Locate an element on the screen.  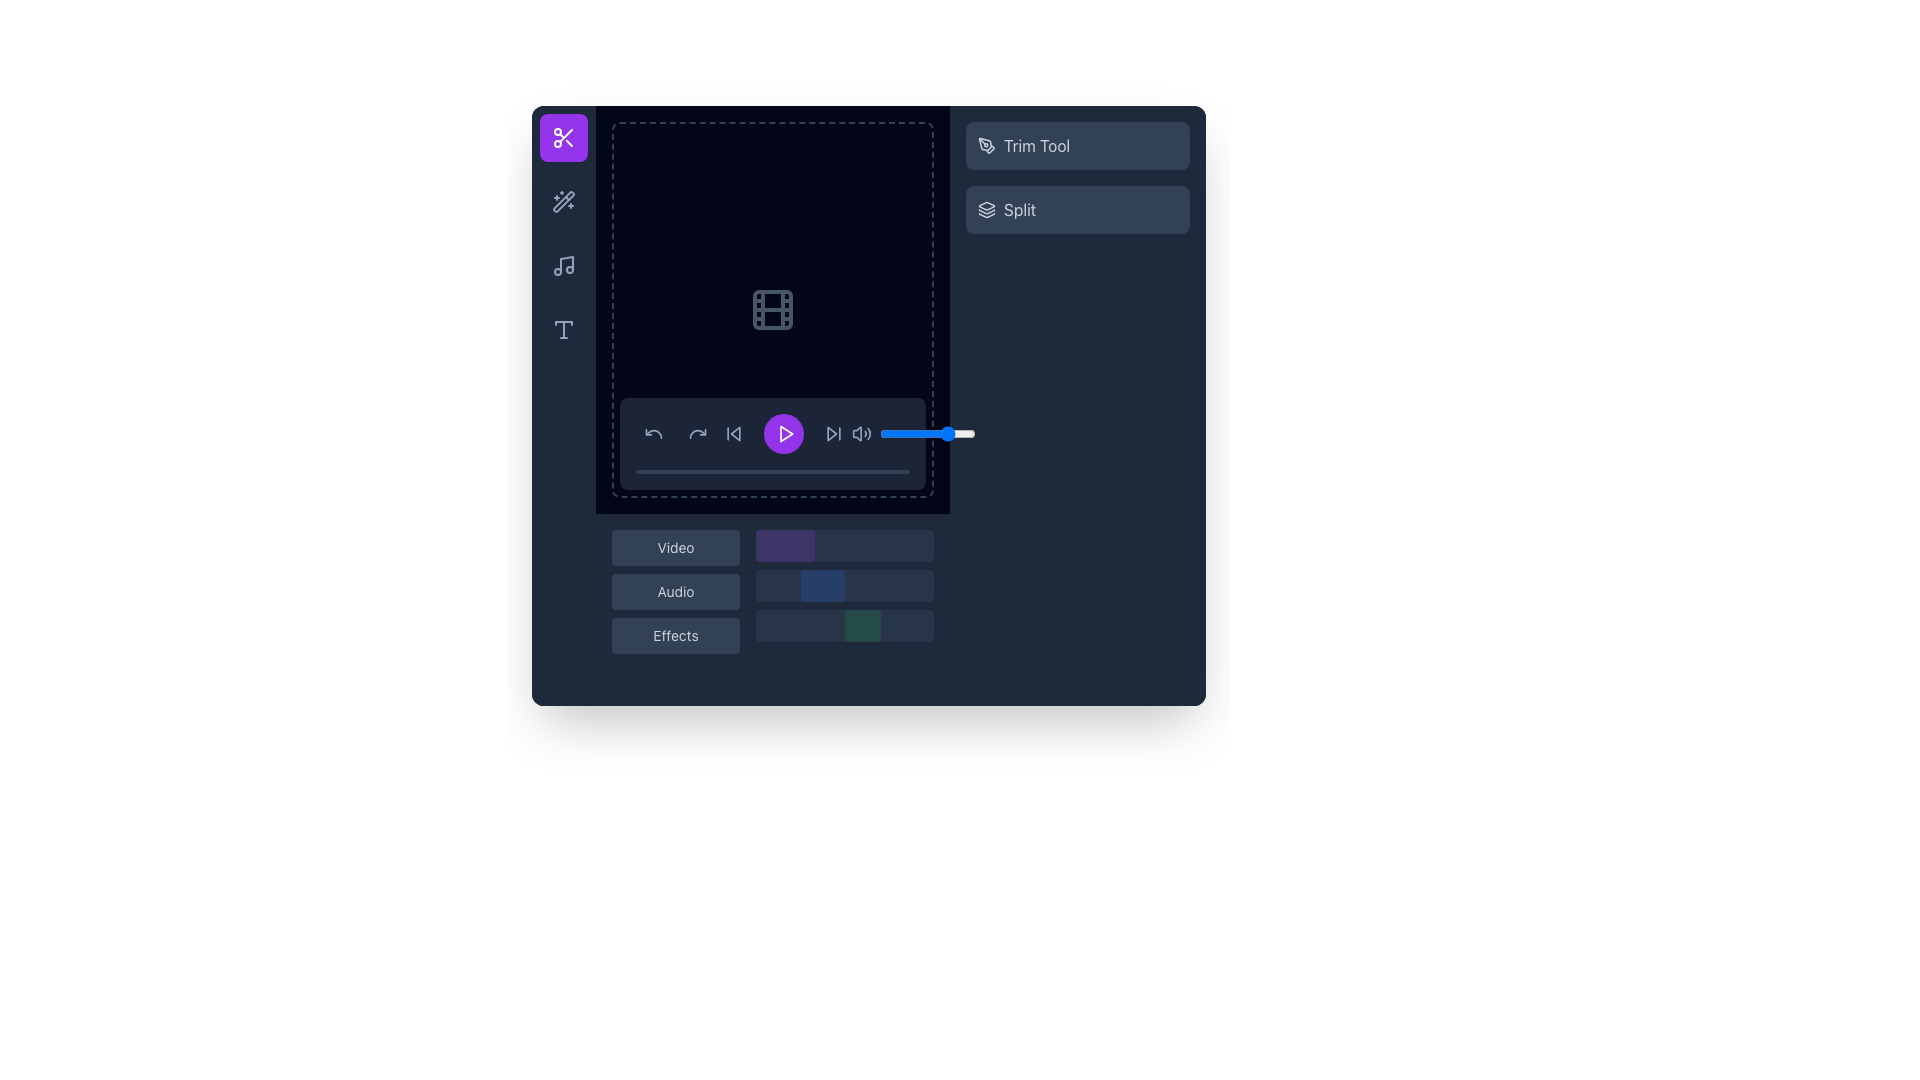
the triangular fast-forward icon in the media control bar is located at coordinates (832, 433).